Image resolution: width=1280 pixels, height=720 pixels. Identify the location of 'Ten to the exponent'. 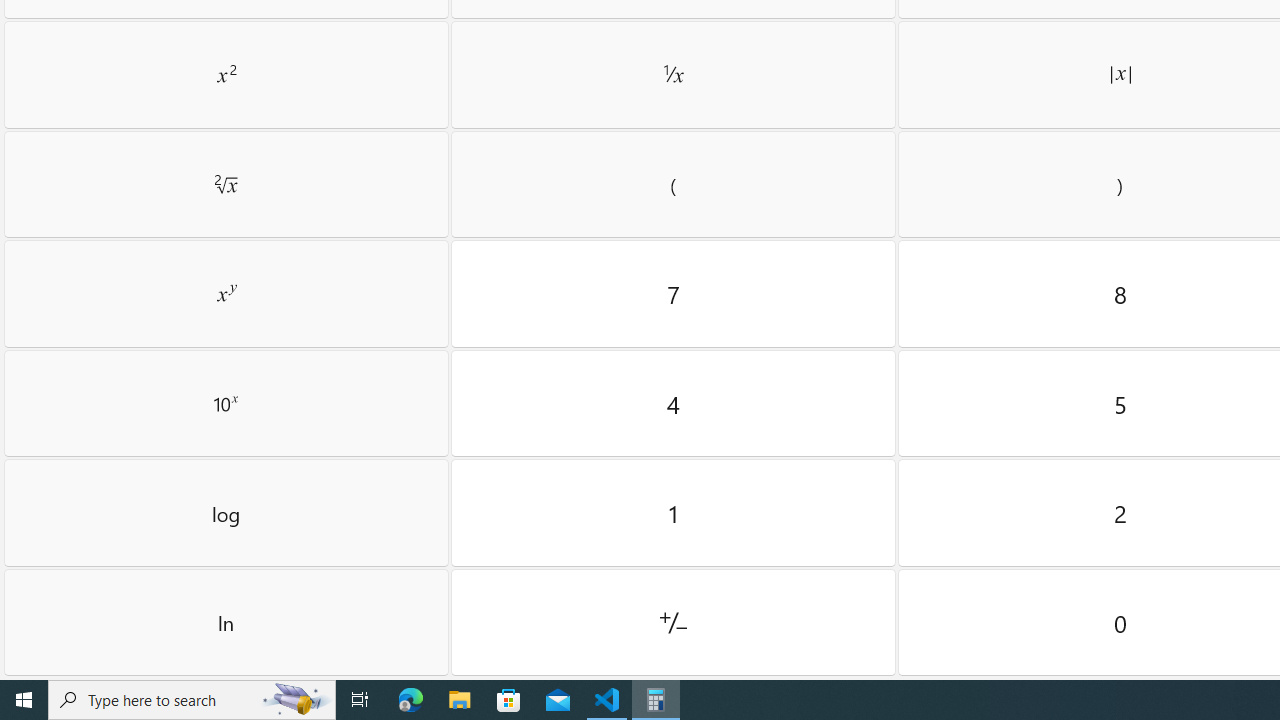
(226, 403).